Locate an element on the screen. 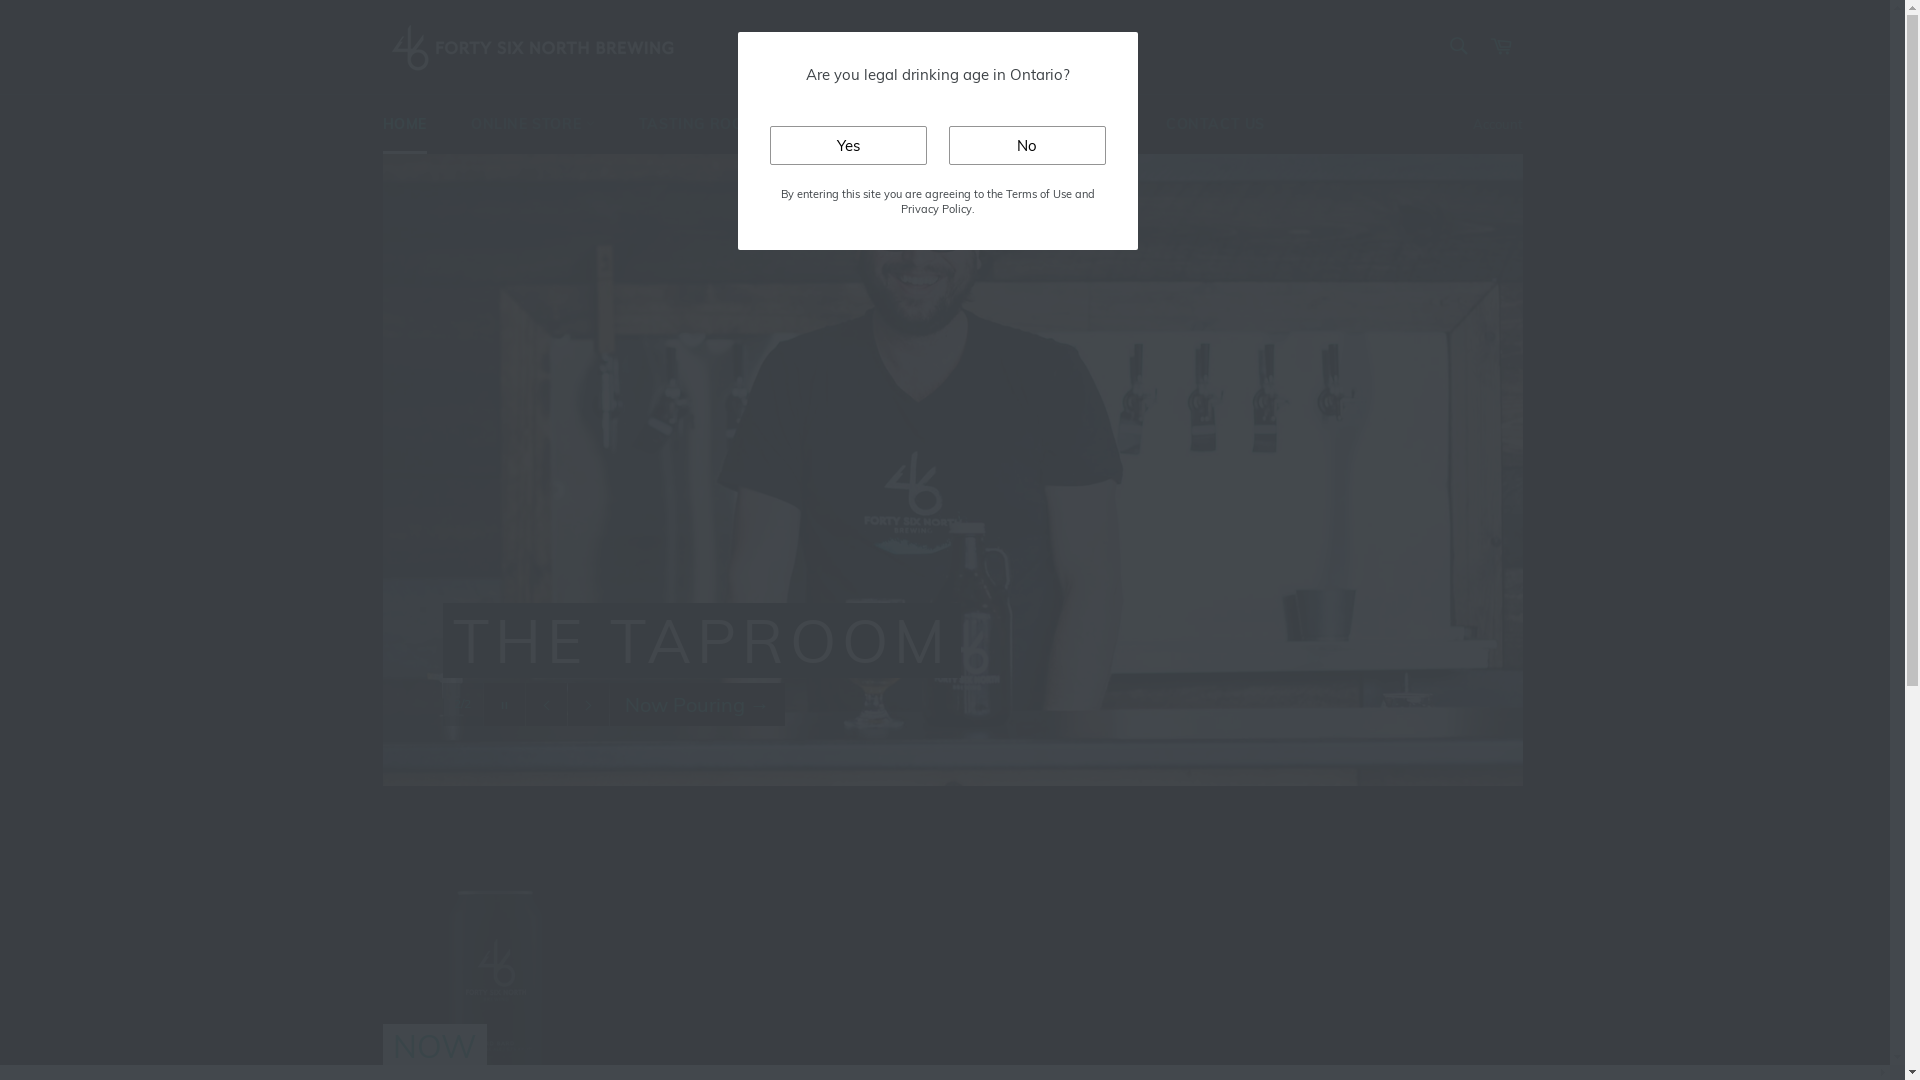 The height and width of the screenshot is (1080, 1920). 'Yes' is located at coordinates (848, 144).